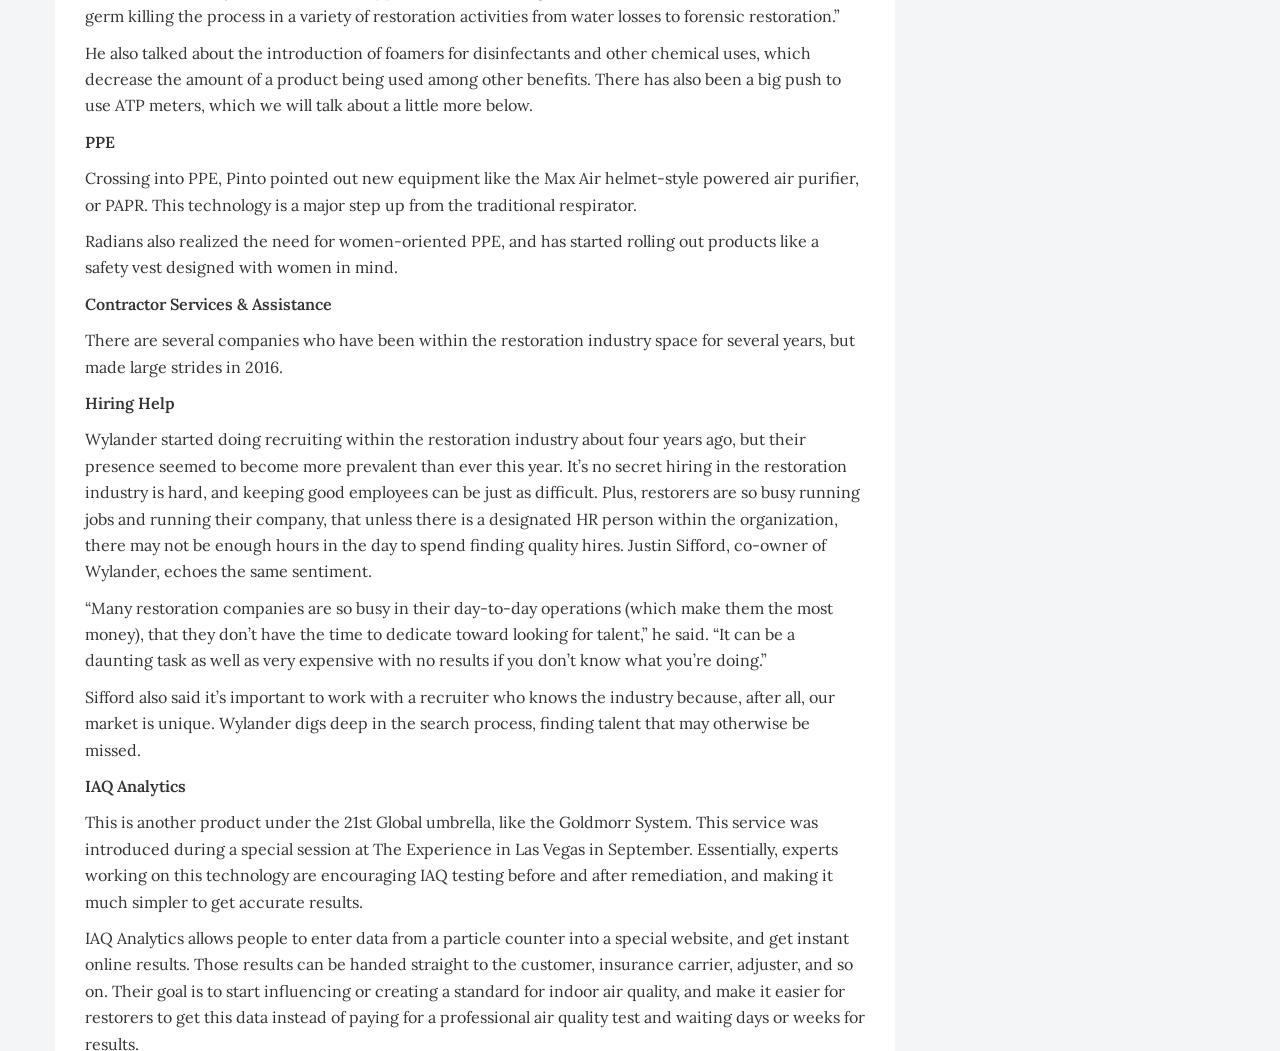 The height and width of the screenshot is (1051, 1280). What do you see at coordinates (458, 632) in the screenshot?
I see `'“Many restoration companies are so busy in their day-to-day operations (which make them the most money), that they don’t have the time to dedicate toward looking for talent,” he said. “It can be a daunting task as well as very expensive with no results if you don’t know what you’re doing.”'` at bounding box center [458, 632].